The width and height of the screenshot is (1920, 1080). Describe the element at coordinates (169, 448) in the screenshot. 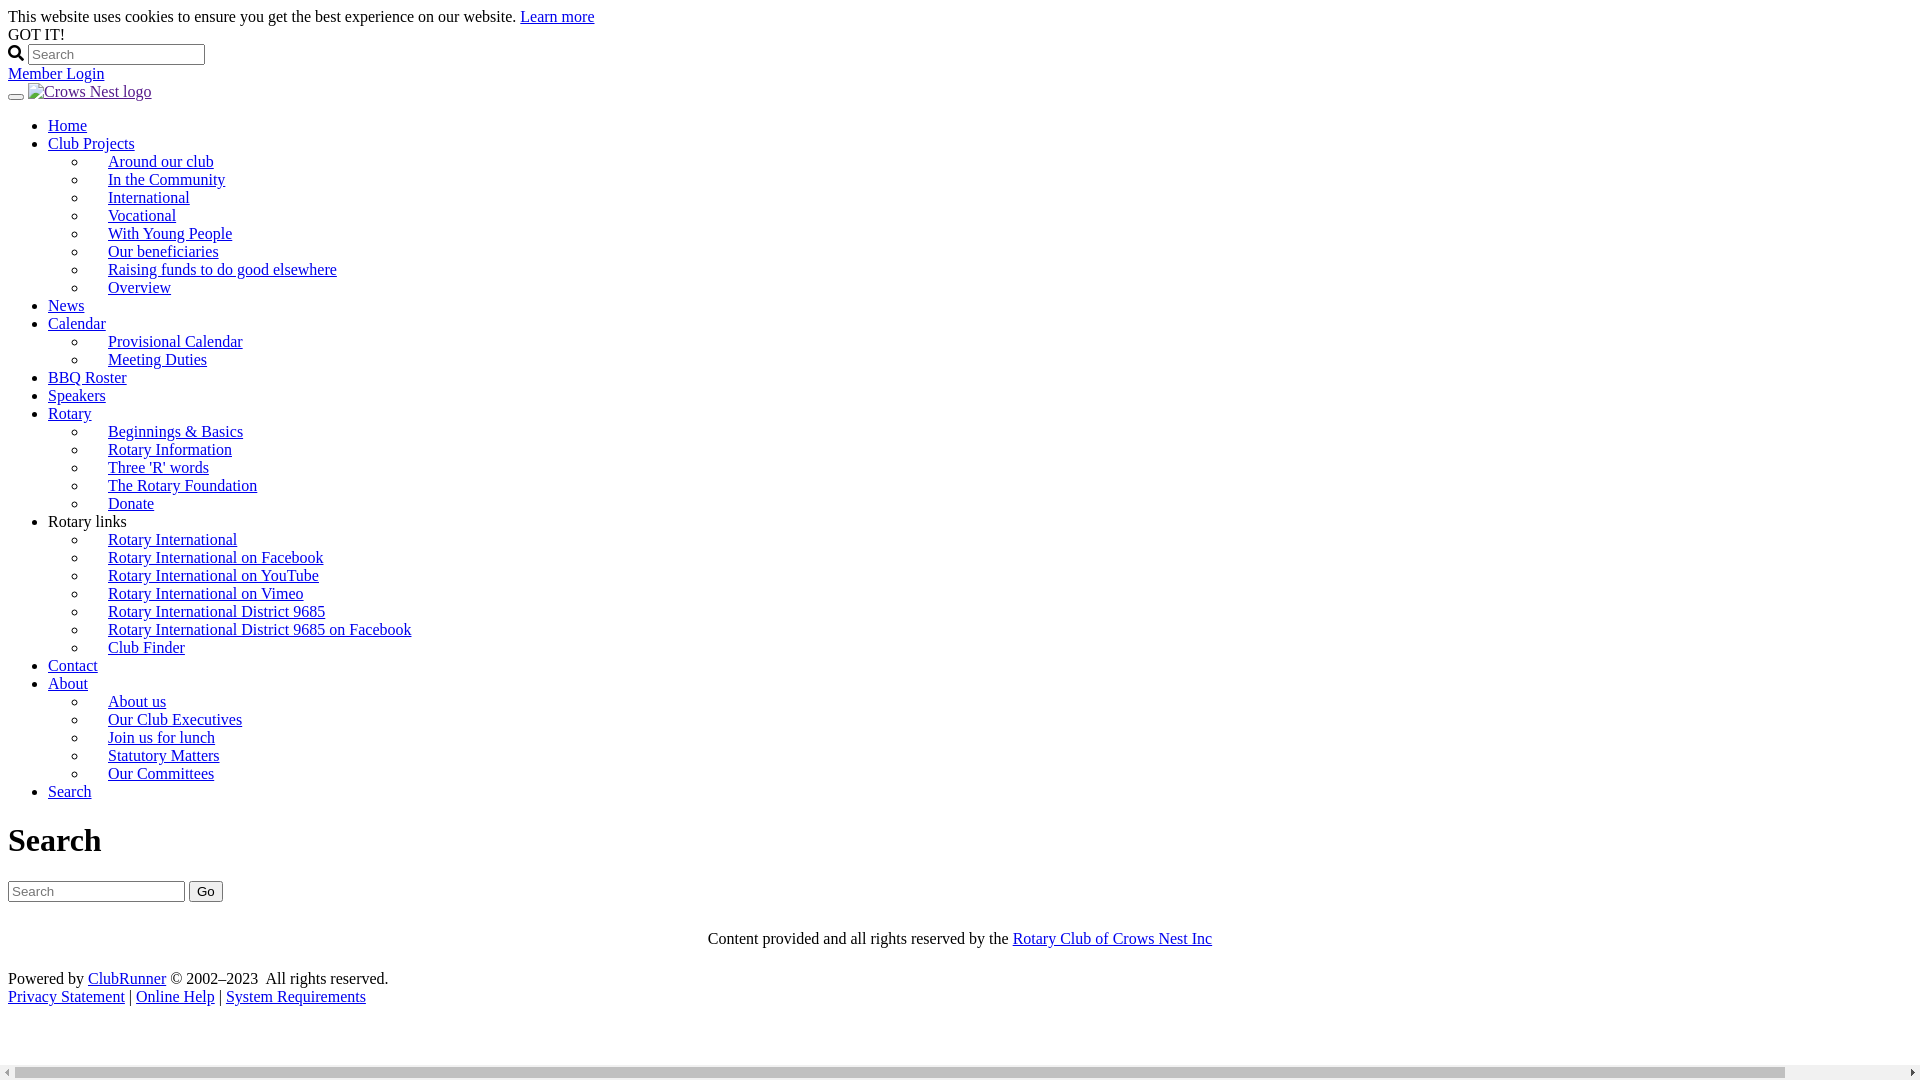

I see `'Rotary Information'` at that location.